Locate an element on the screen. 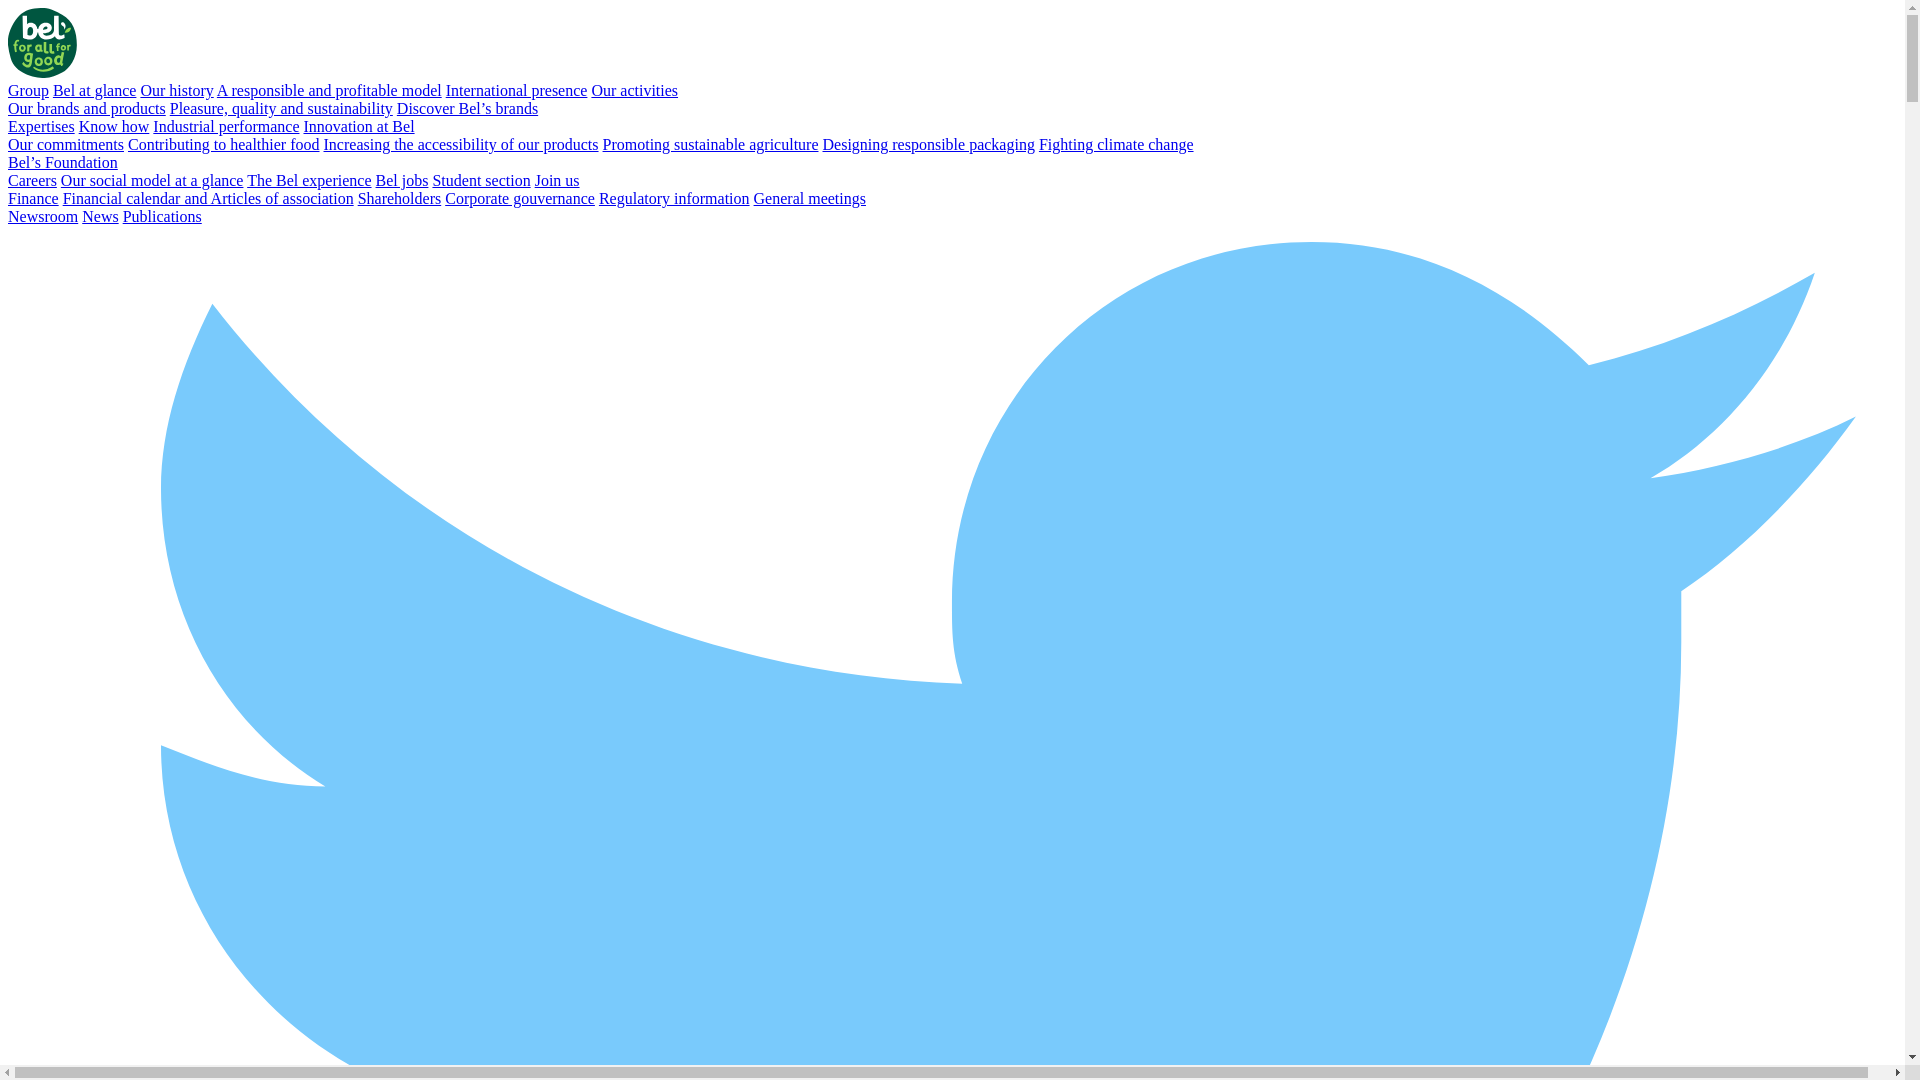 The width and height of the screenshot is (1920, 1080). 'Our social model at a glance' is located at coordinates (61, 180).